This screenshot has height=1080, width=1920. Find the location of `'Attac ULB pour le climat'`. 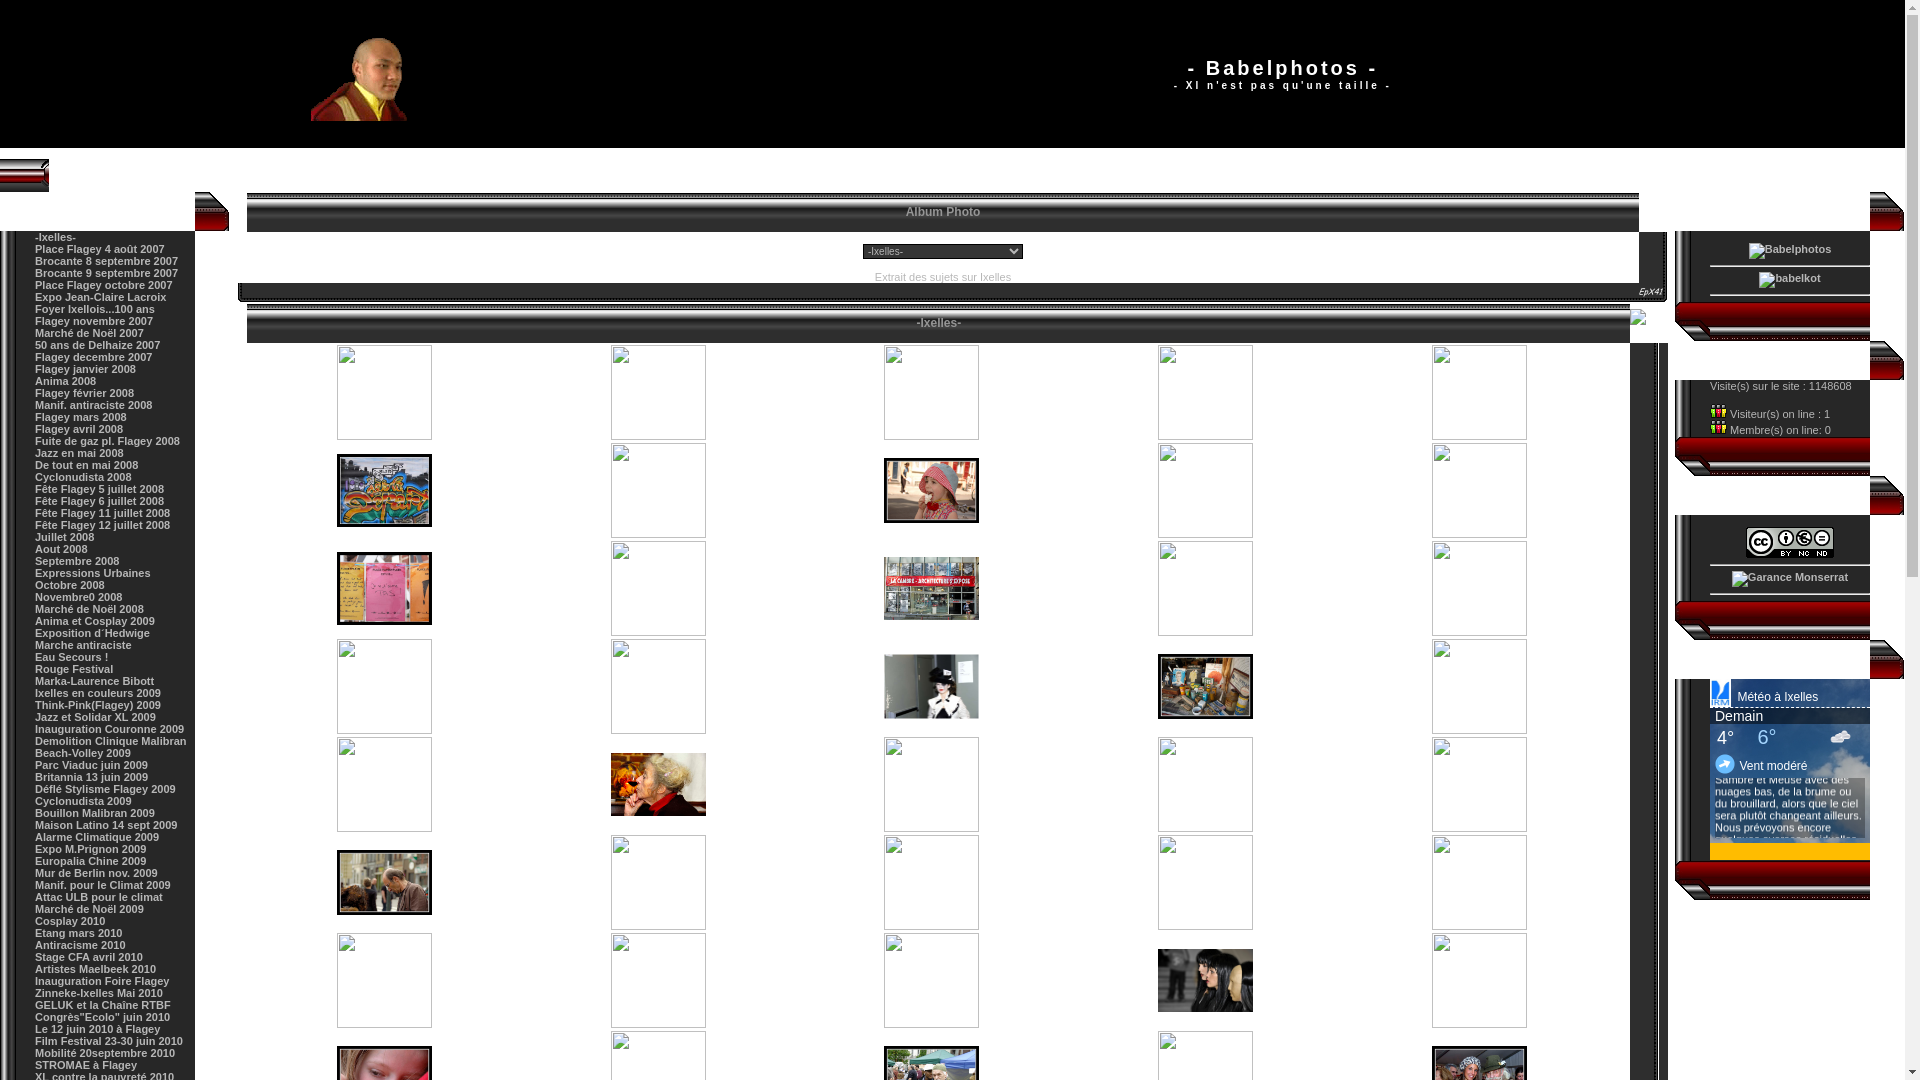

'Attac ULB pour le climat' is located at coordinates (98, 896).